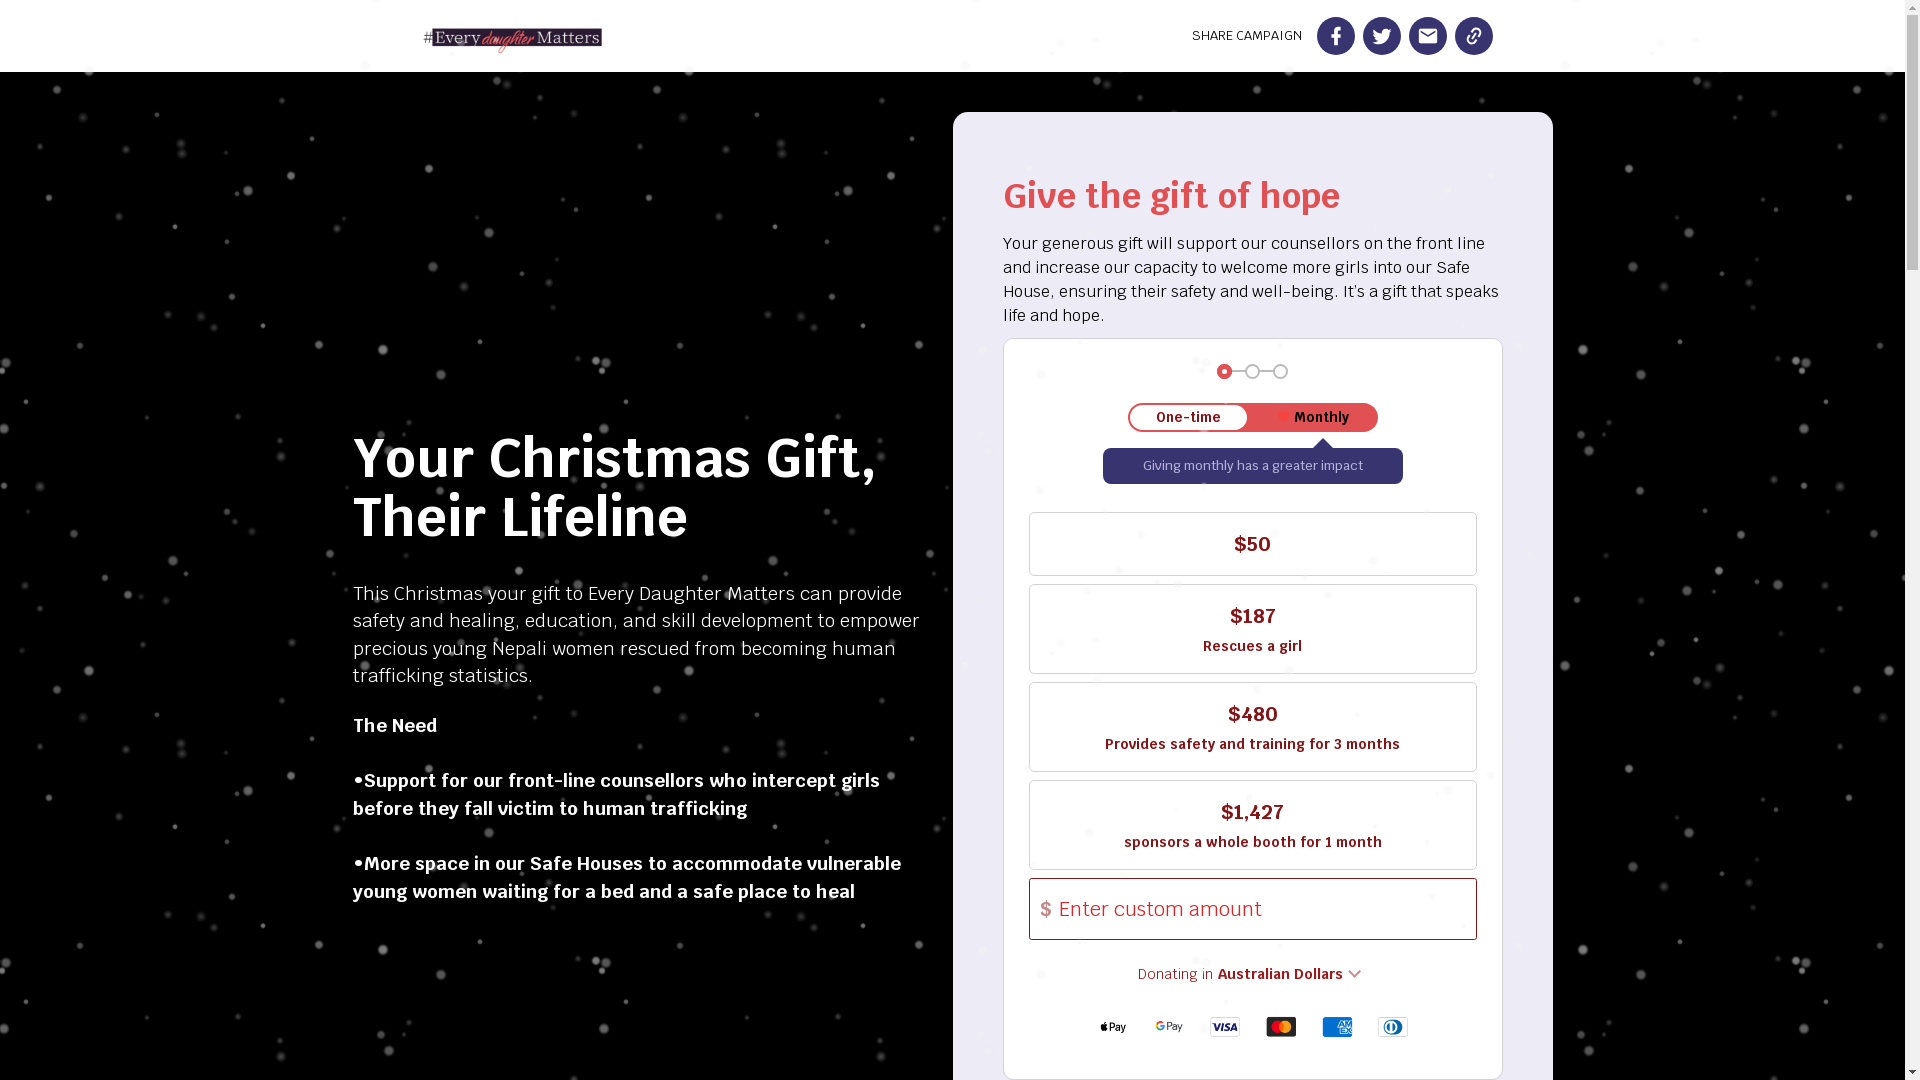  What do you see at coordinates (1223, 371) in the screenshot?
I see `'Step 1'` at bounding box center [1223, 371].